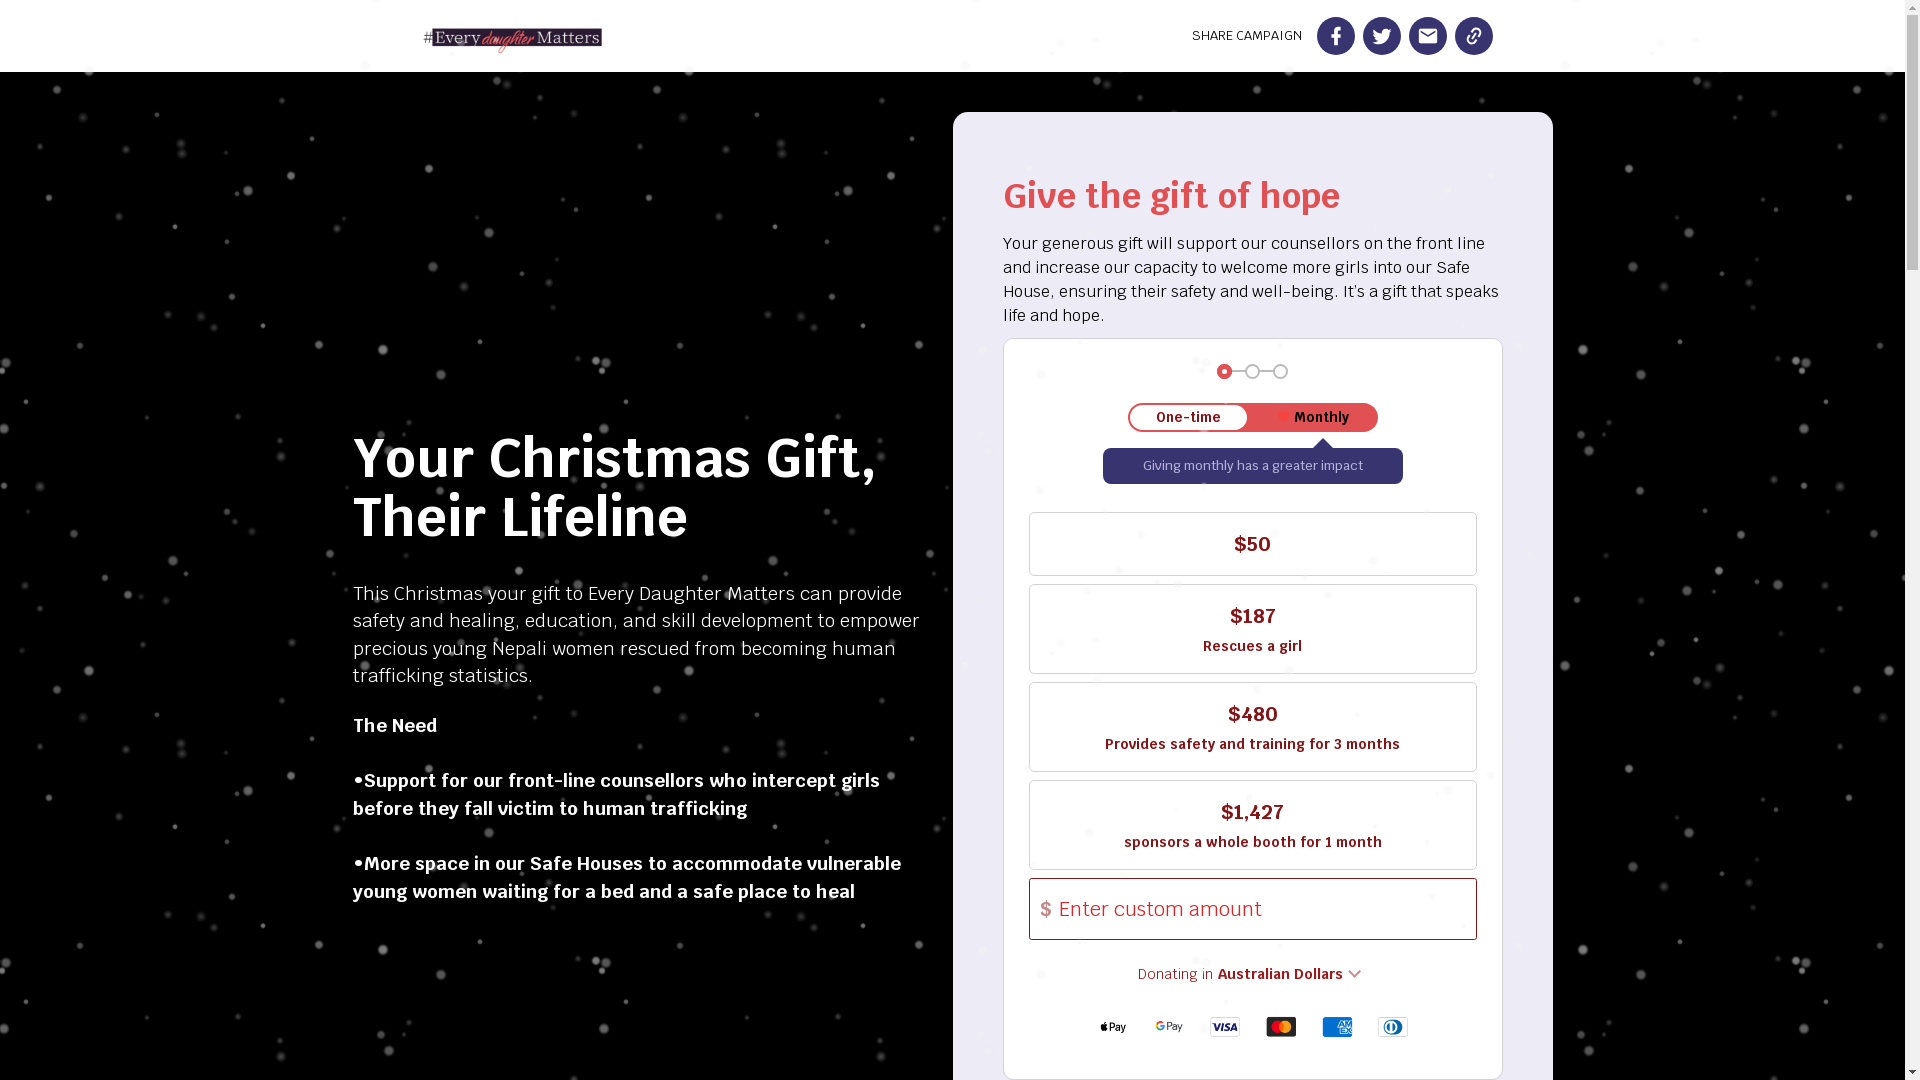  What do you see at coordinates (1223, 371) in the screenshot?
I see `'Step 1'` at bounding box center [1223, 371].